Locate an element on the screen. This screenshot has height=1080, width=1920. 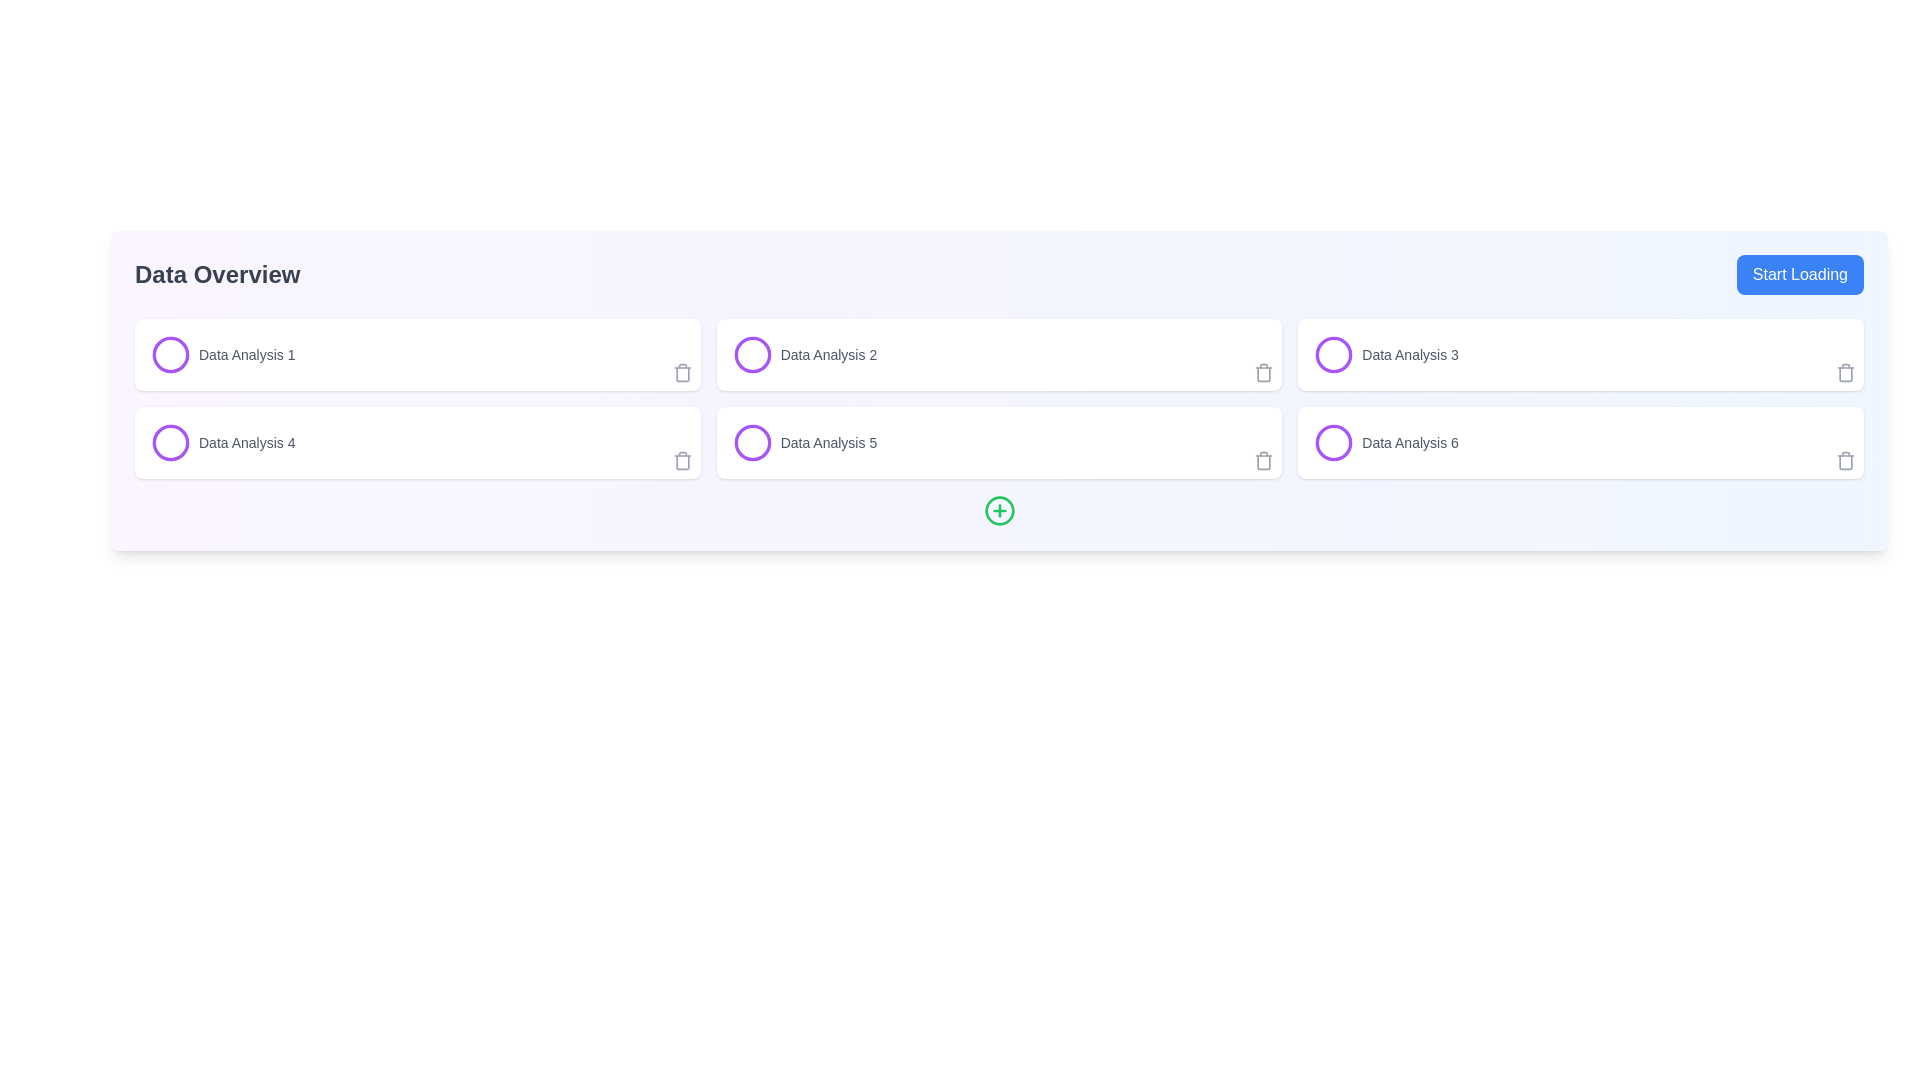
the delete icon button located in the lower-right corner of the white box containing 'Data Analysis 3' to change its color to red is located at coordinates (1845, 373).